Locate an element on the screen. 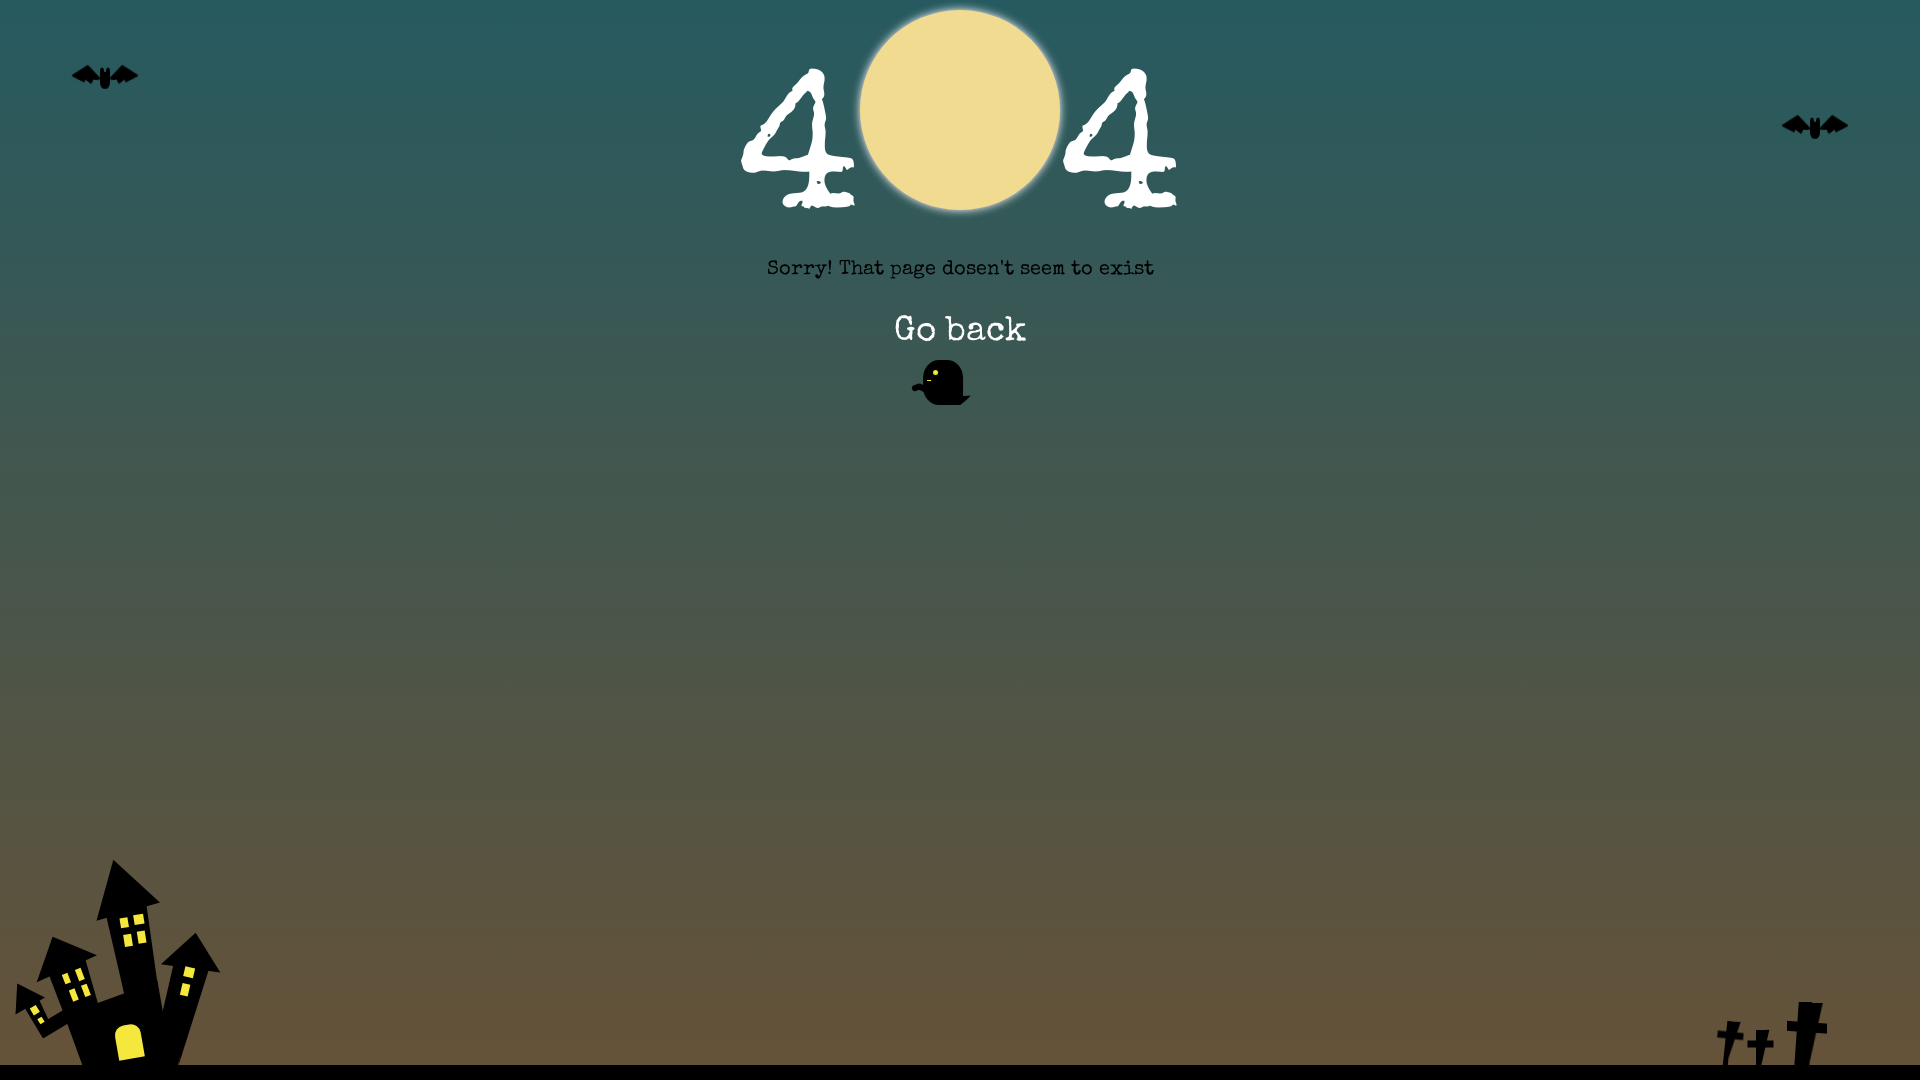 The width and height of the screenshot is (1920, 1080). 'Go back' is located at coordinates (960, 331).